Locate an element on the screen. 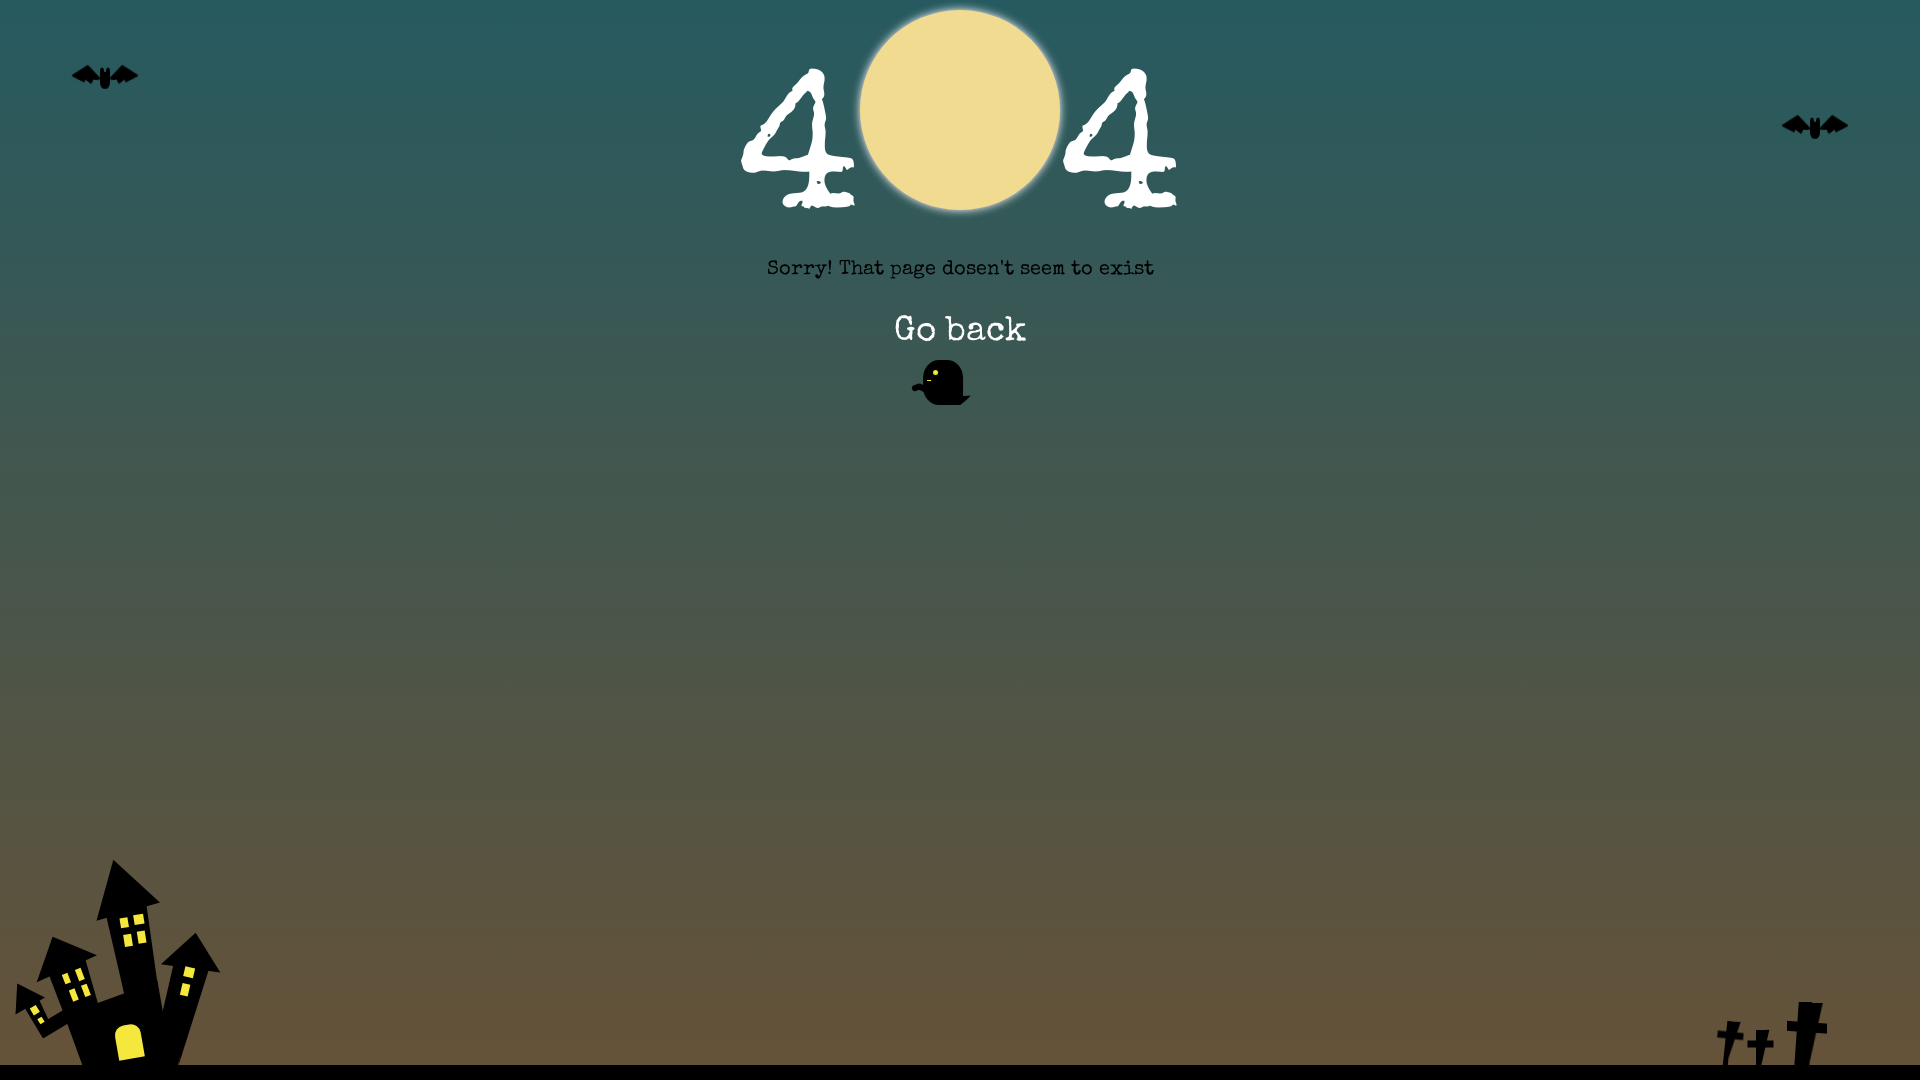 The width and height of the screenshot is (1920, 1080). 'Go back' is located at coordinates (960, 331).